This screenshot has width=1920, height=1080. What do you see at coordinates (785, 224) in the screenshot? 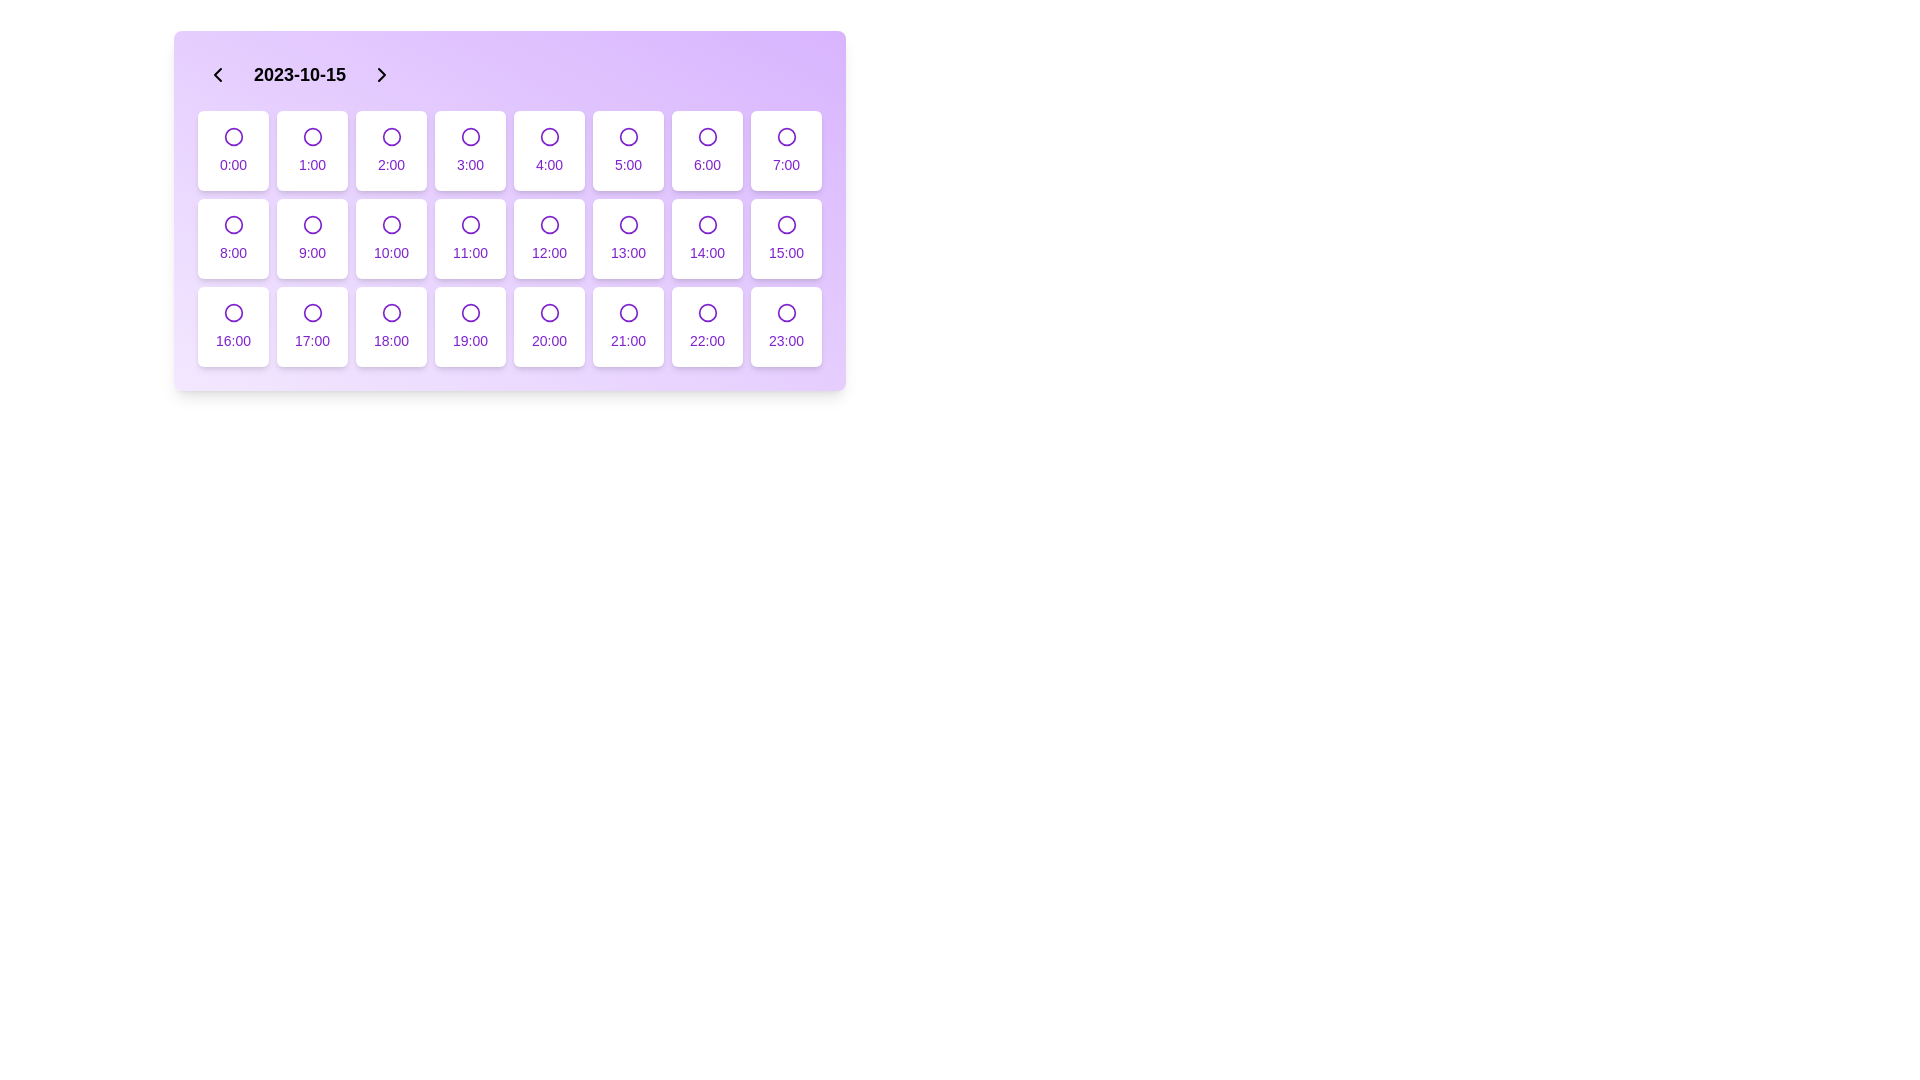
I see `the circular Indicator icon located inside the button labeled '15:00' in the fourth column of the third row of the grid` at bounding box center [785, 224].